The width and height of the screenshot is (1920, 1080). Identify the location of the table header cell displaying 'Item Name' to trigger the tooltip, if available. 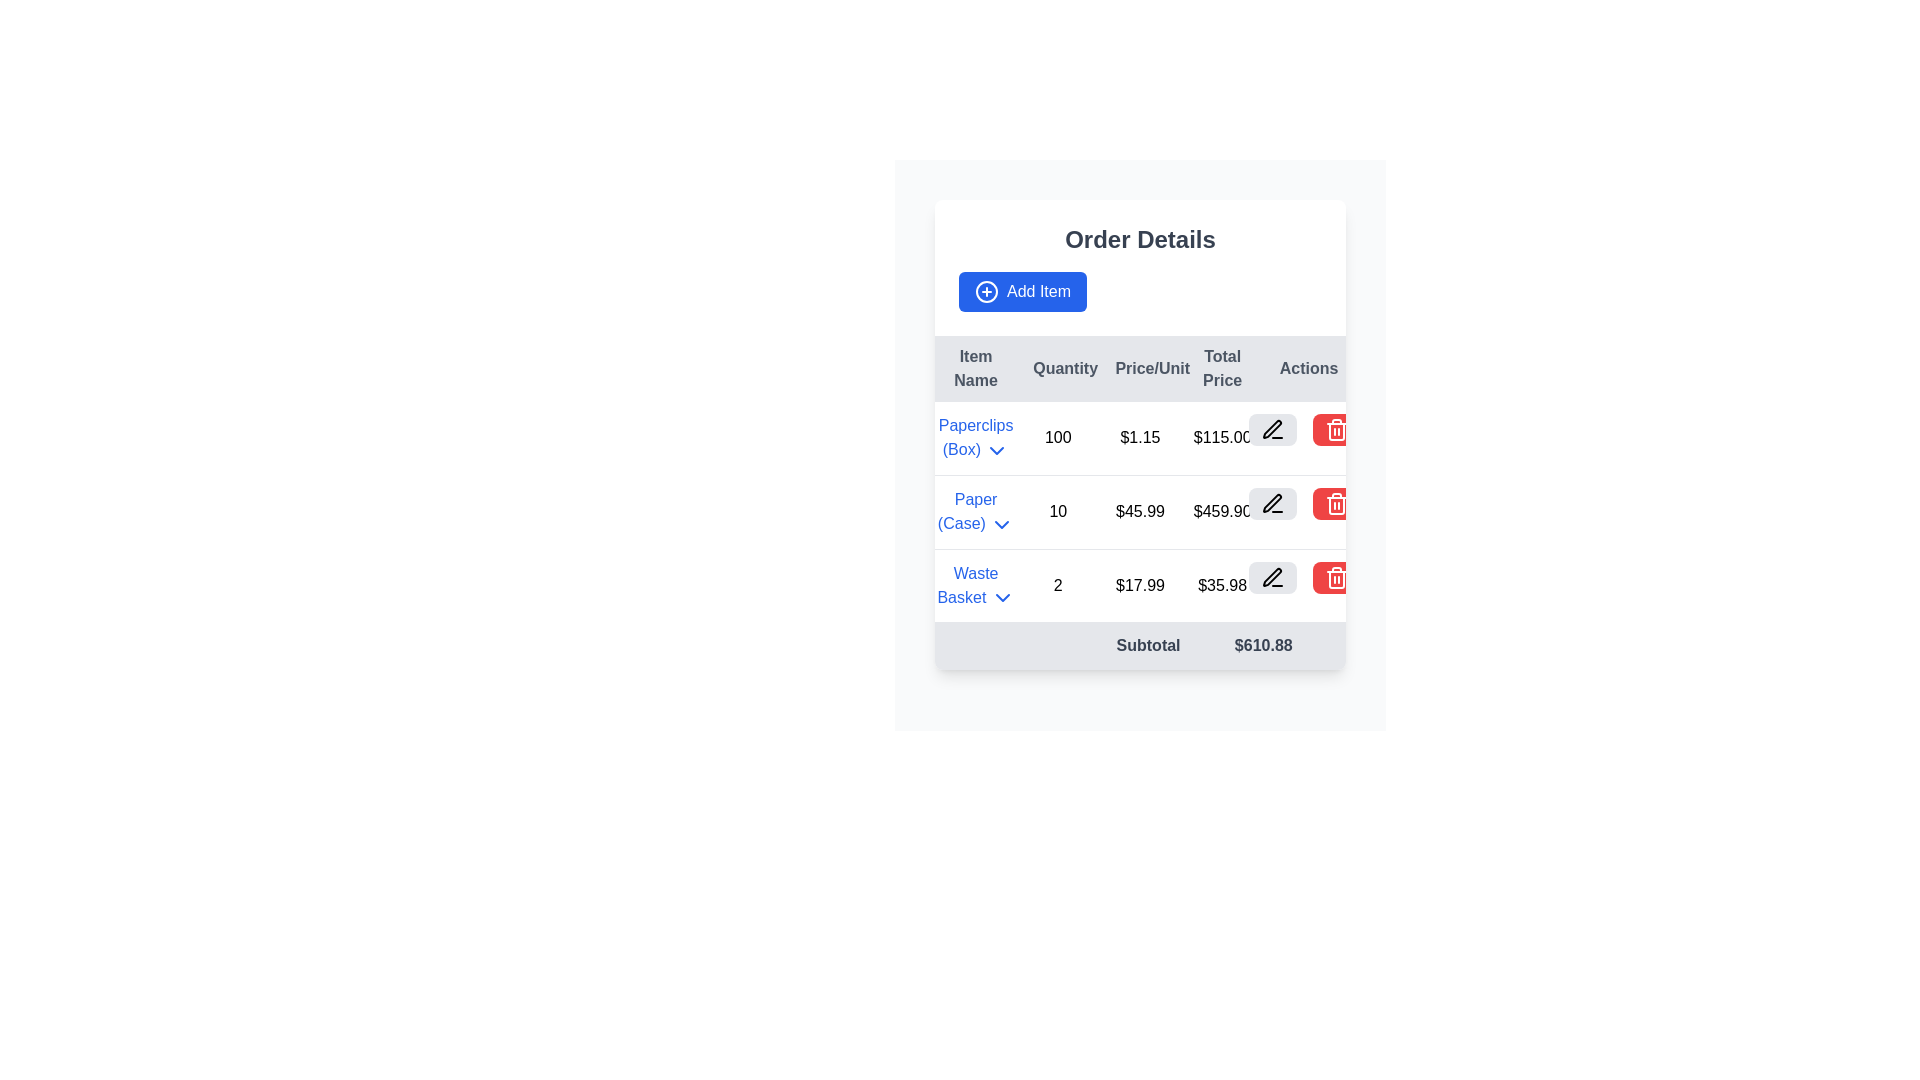
(976, 369).